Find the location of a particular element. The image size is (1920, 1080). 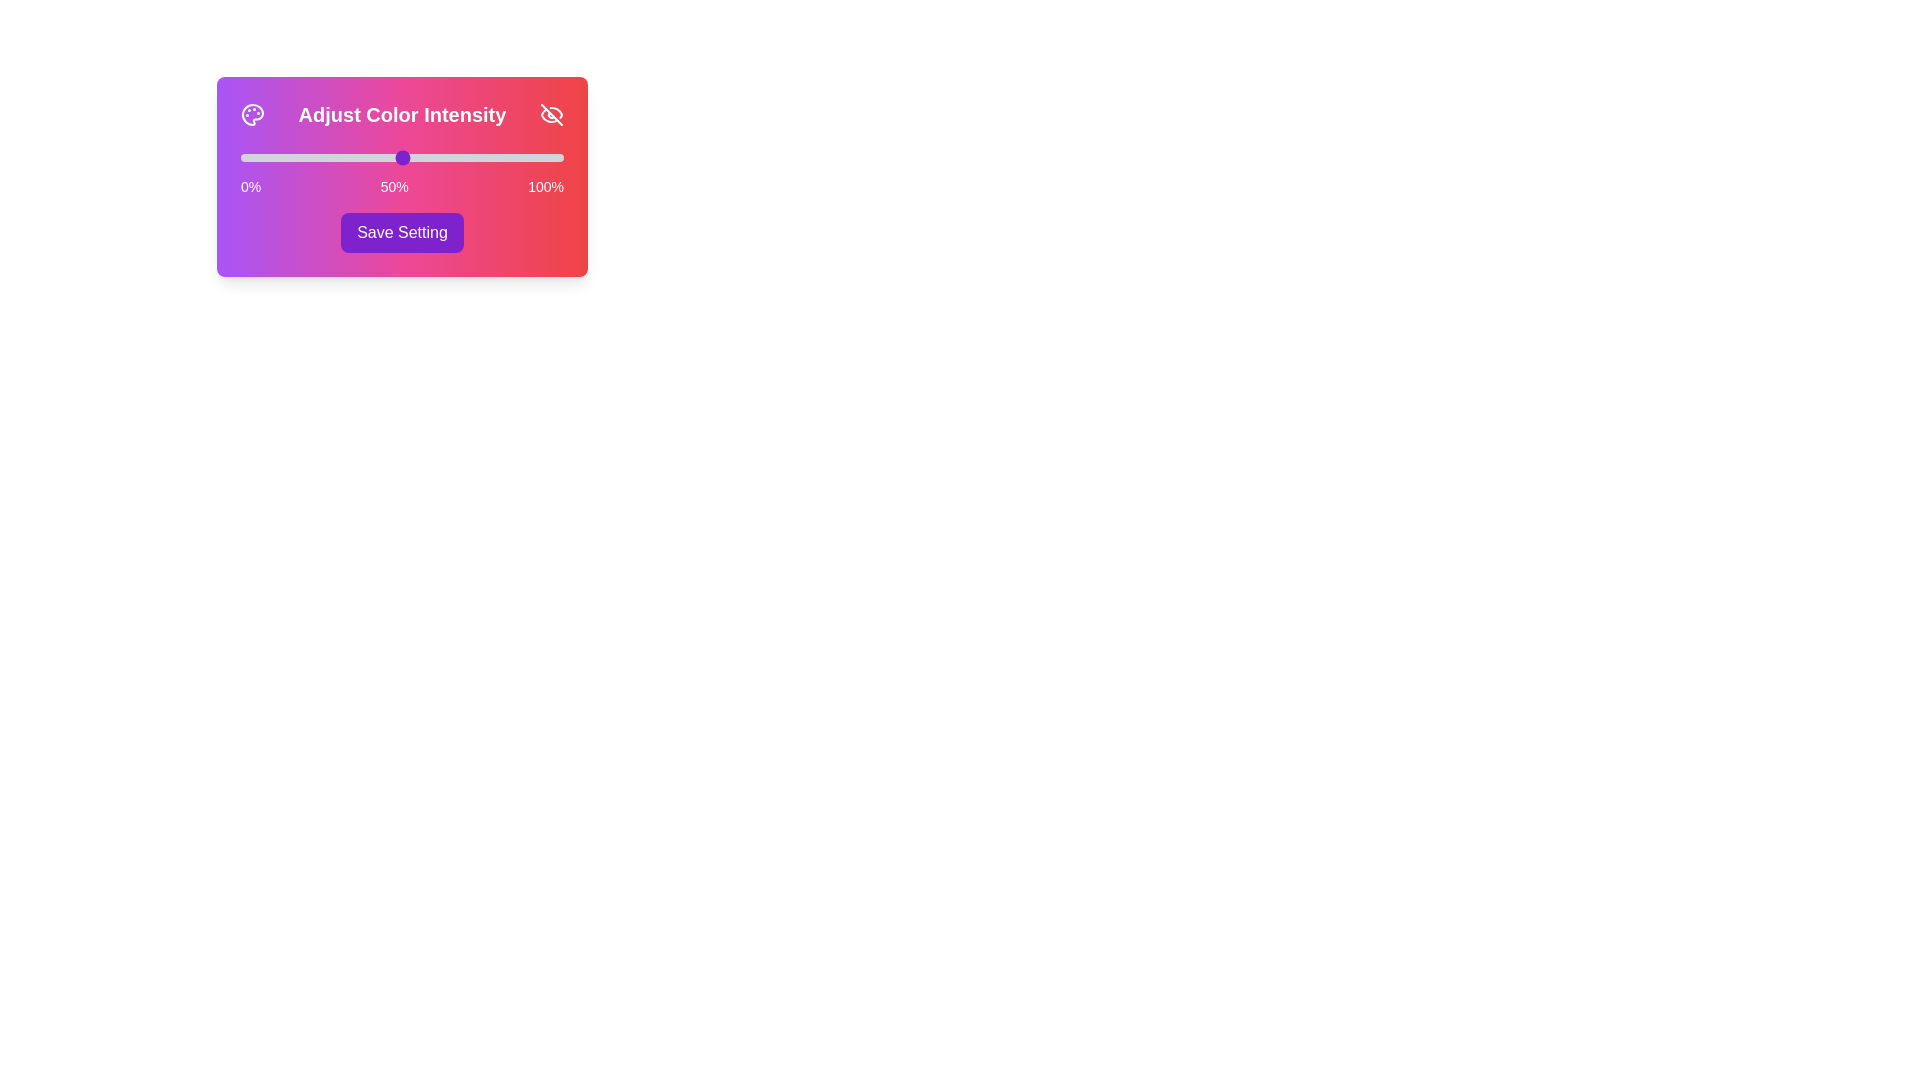

the slider to set the color intensity to 54% is located at coordinates (414, 157).